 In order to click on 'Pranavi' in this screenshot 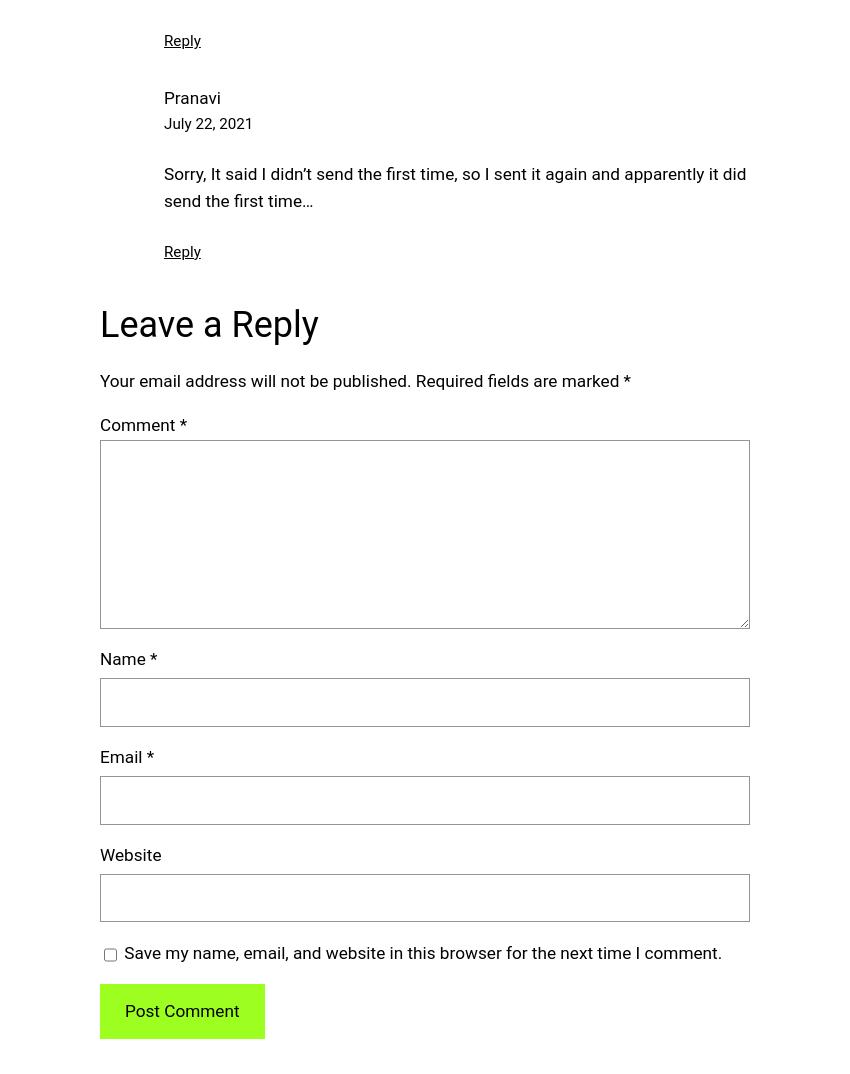, I will do `click(191, 96)`.